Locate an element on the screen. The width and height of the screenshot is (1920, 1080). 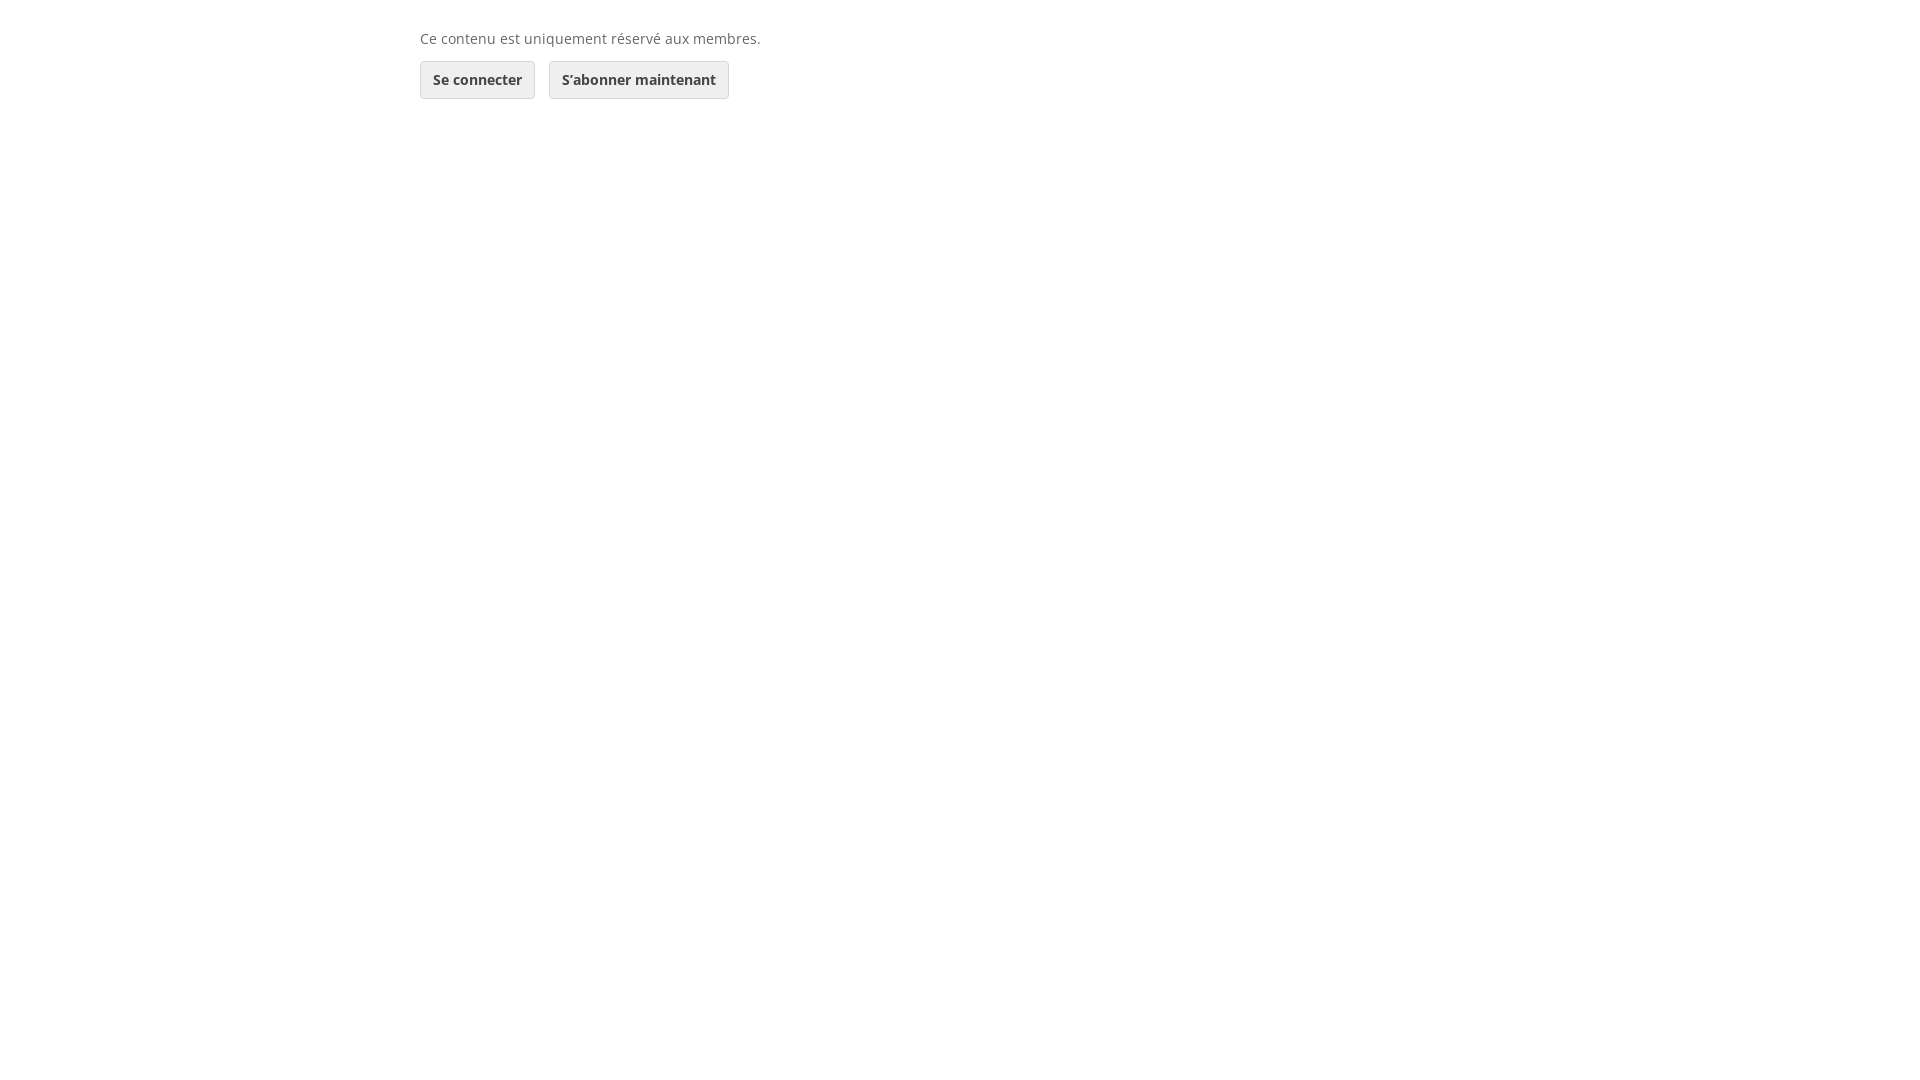
'Se connecter' is located at coordinates (476, 79).